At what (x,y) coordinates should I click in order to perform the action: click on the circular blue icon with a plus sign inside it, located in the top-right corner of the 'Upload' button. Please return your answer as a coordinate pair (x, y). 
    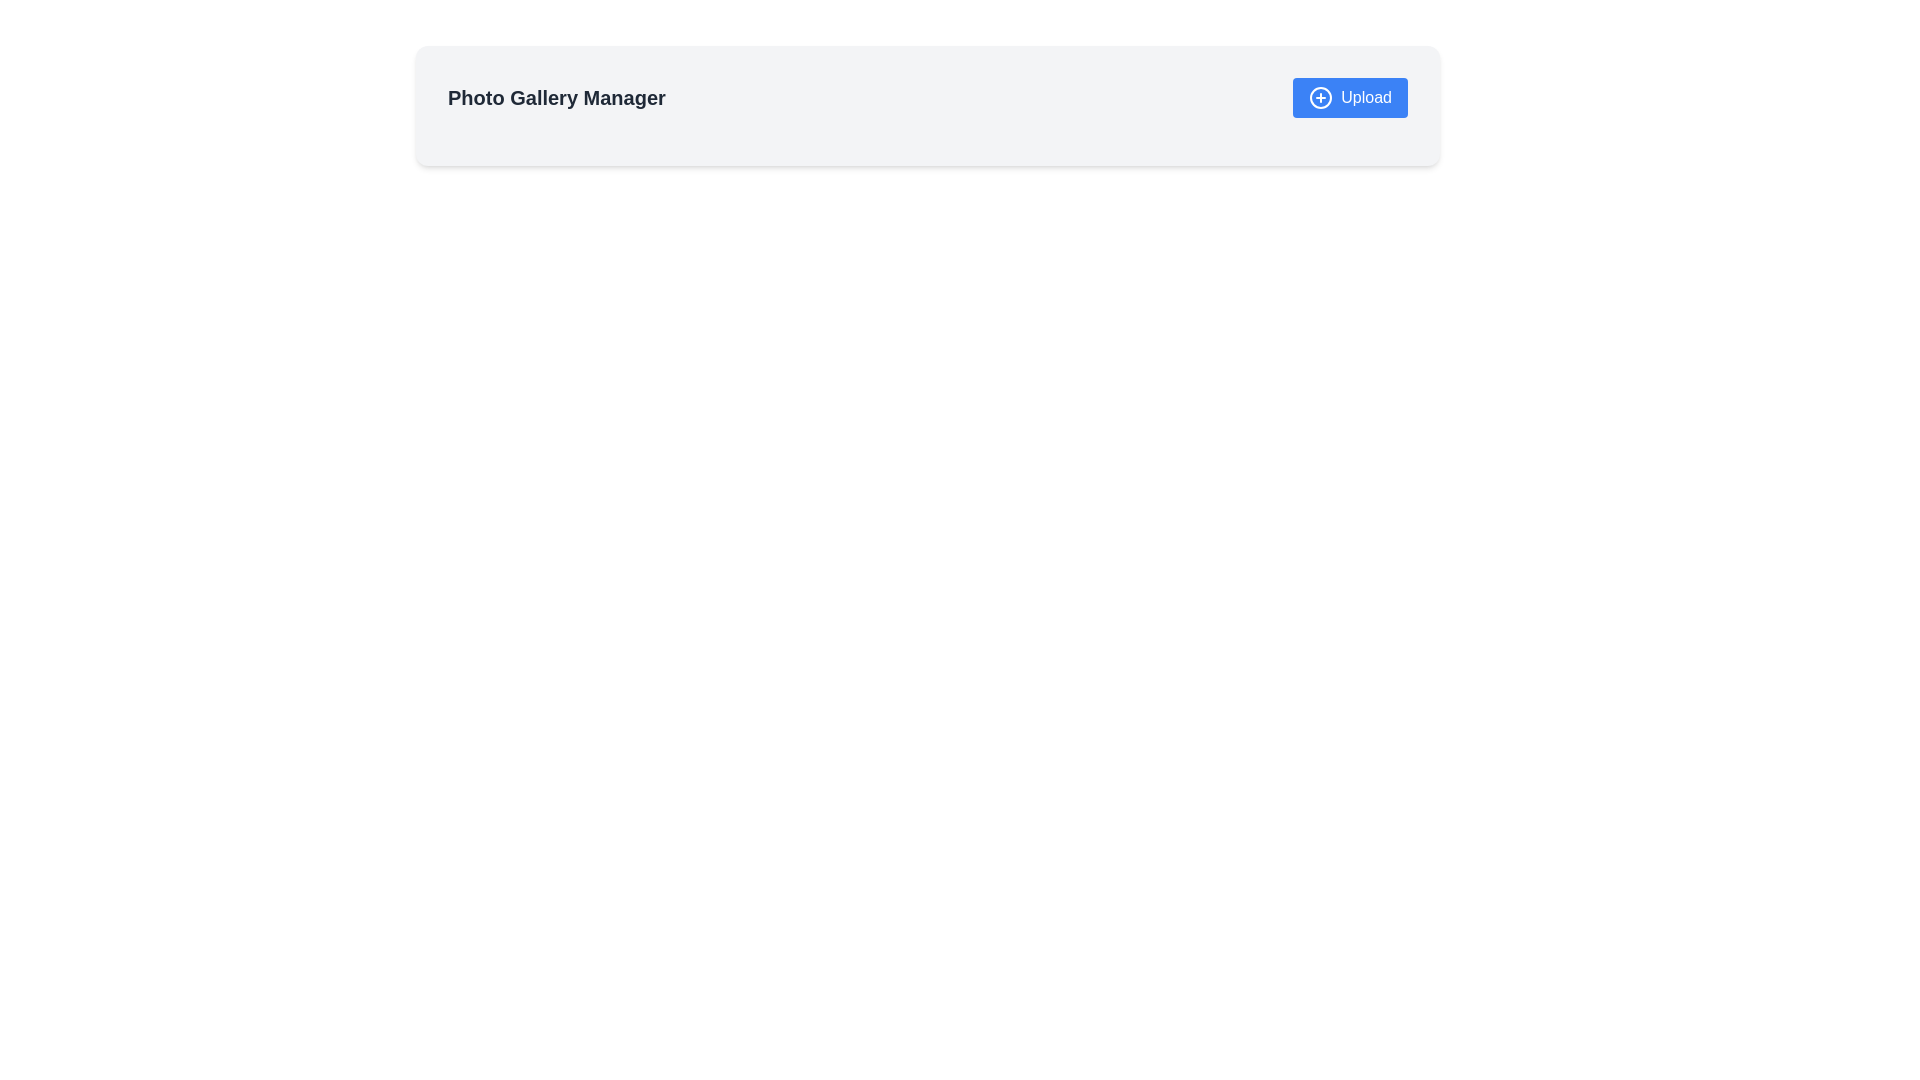
    Looking at the image, I should click on (1321, 97).